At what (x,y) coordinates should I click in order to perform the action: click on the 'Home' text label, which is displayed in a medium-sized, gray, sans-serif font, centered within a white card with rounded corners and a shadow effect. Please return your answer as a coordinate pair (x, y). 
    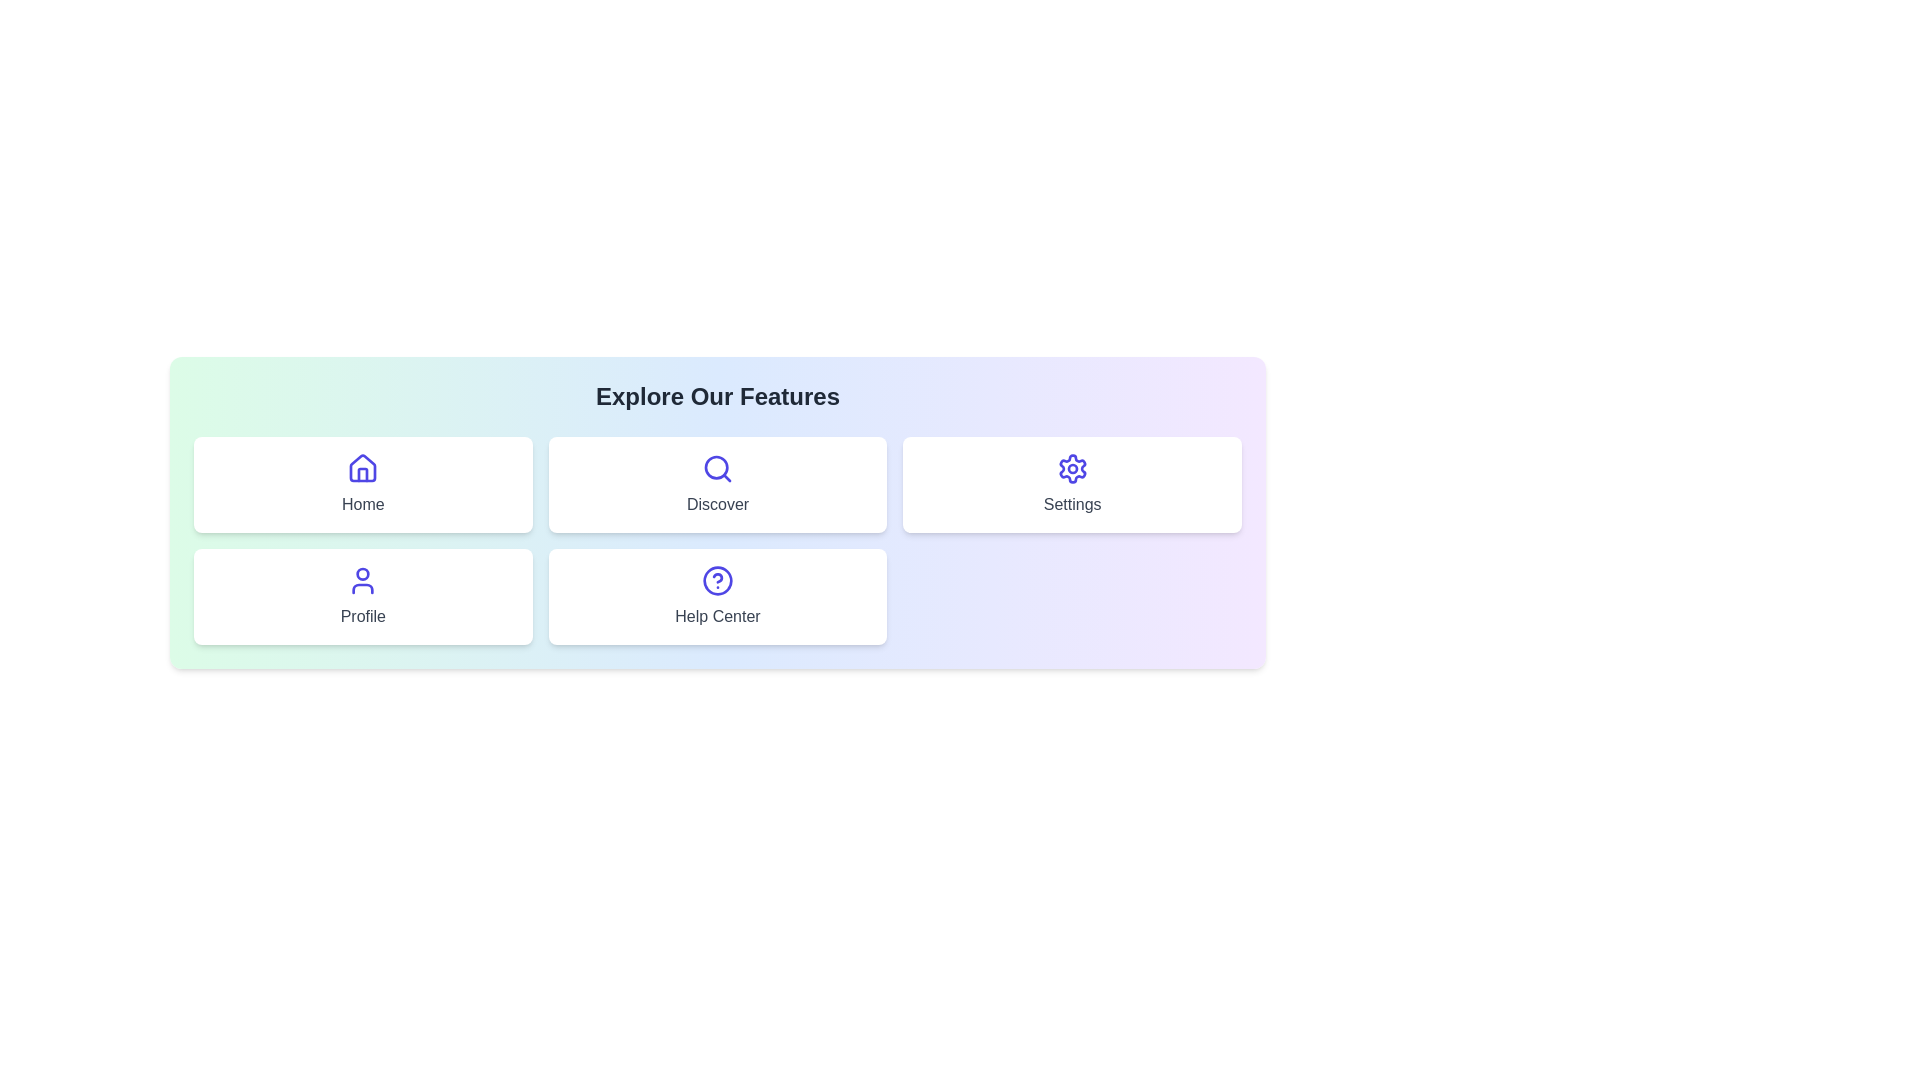
    Looking at the image, I should click on (363, 504).